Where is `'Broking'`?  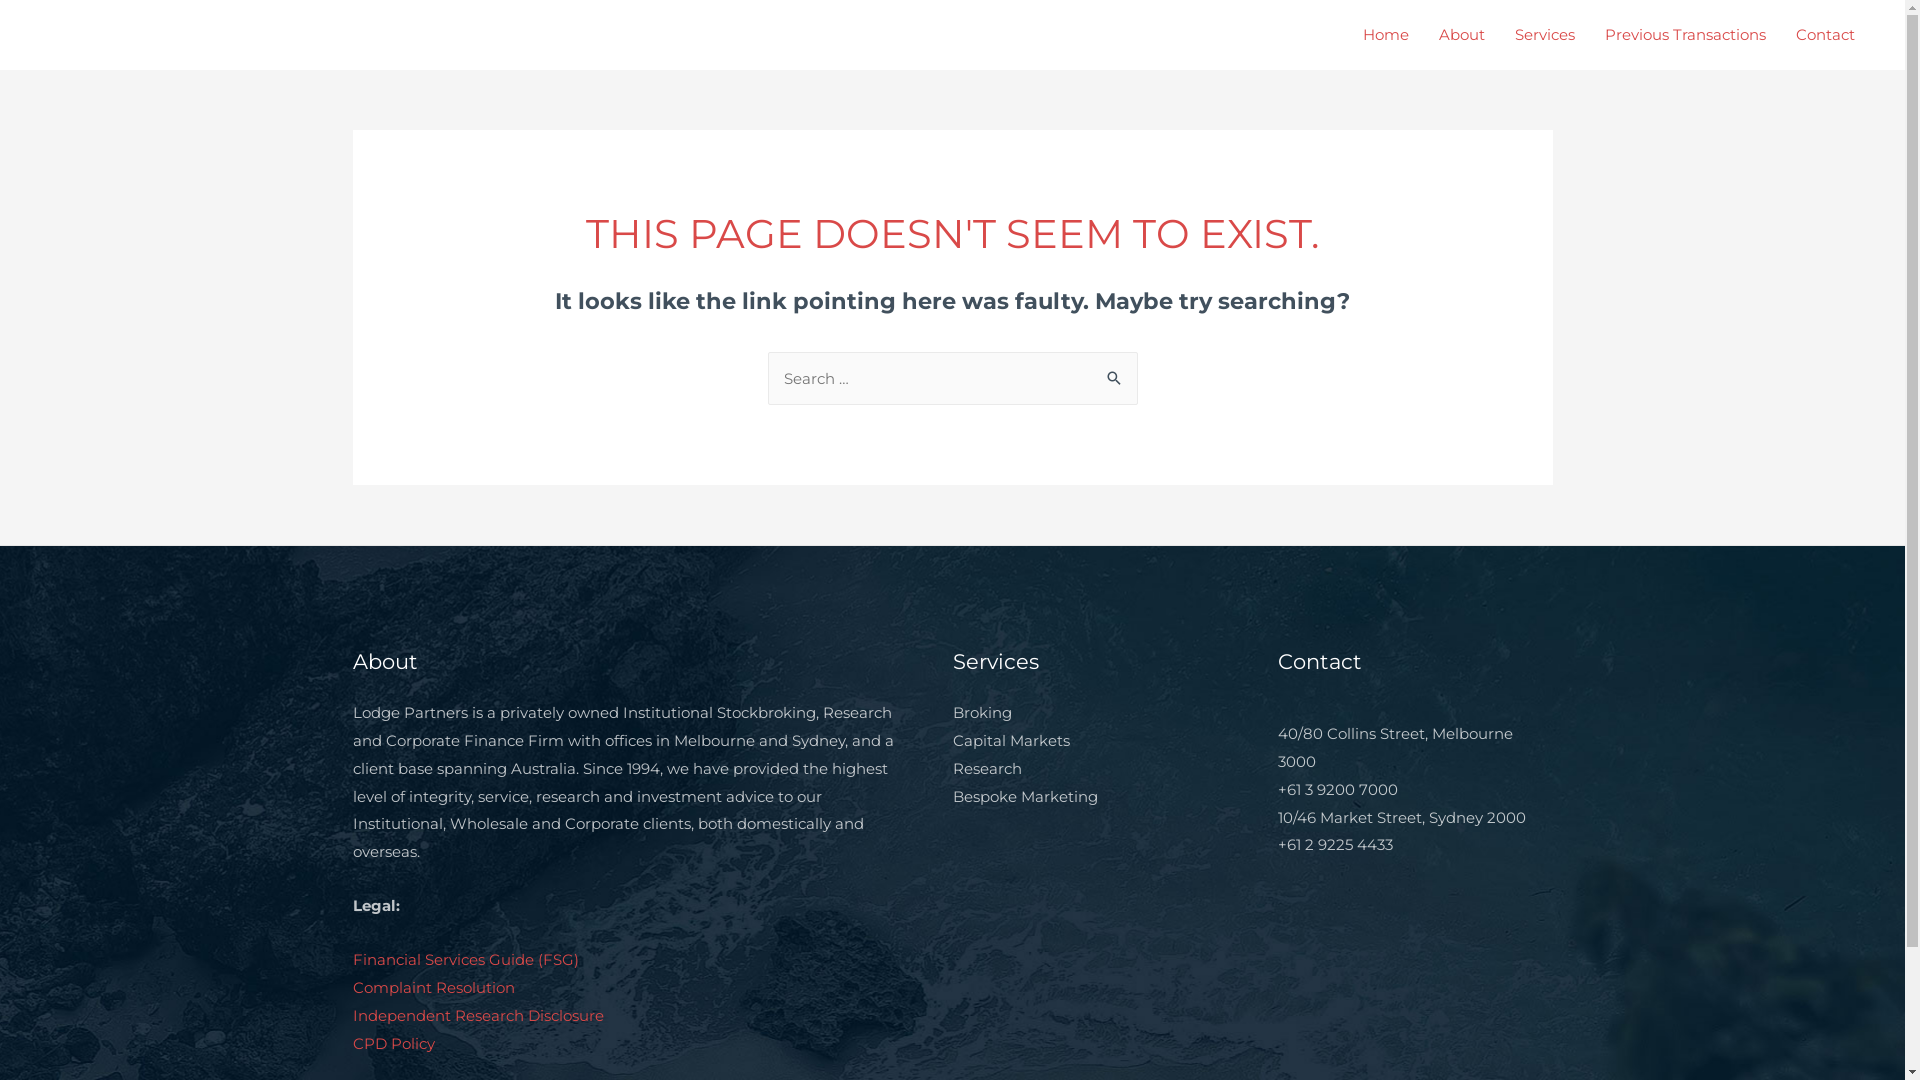
'Broking' is located at coordinates (981, 711).